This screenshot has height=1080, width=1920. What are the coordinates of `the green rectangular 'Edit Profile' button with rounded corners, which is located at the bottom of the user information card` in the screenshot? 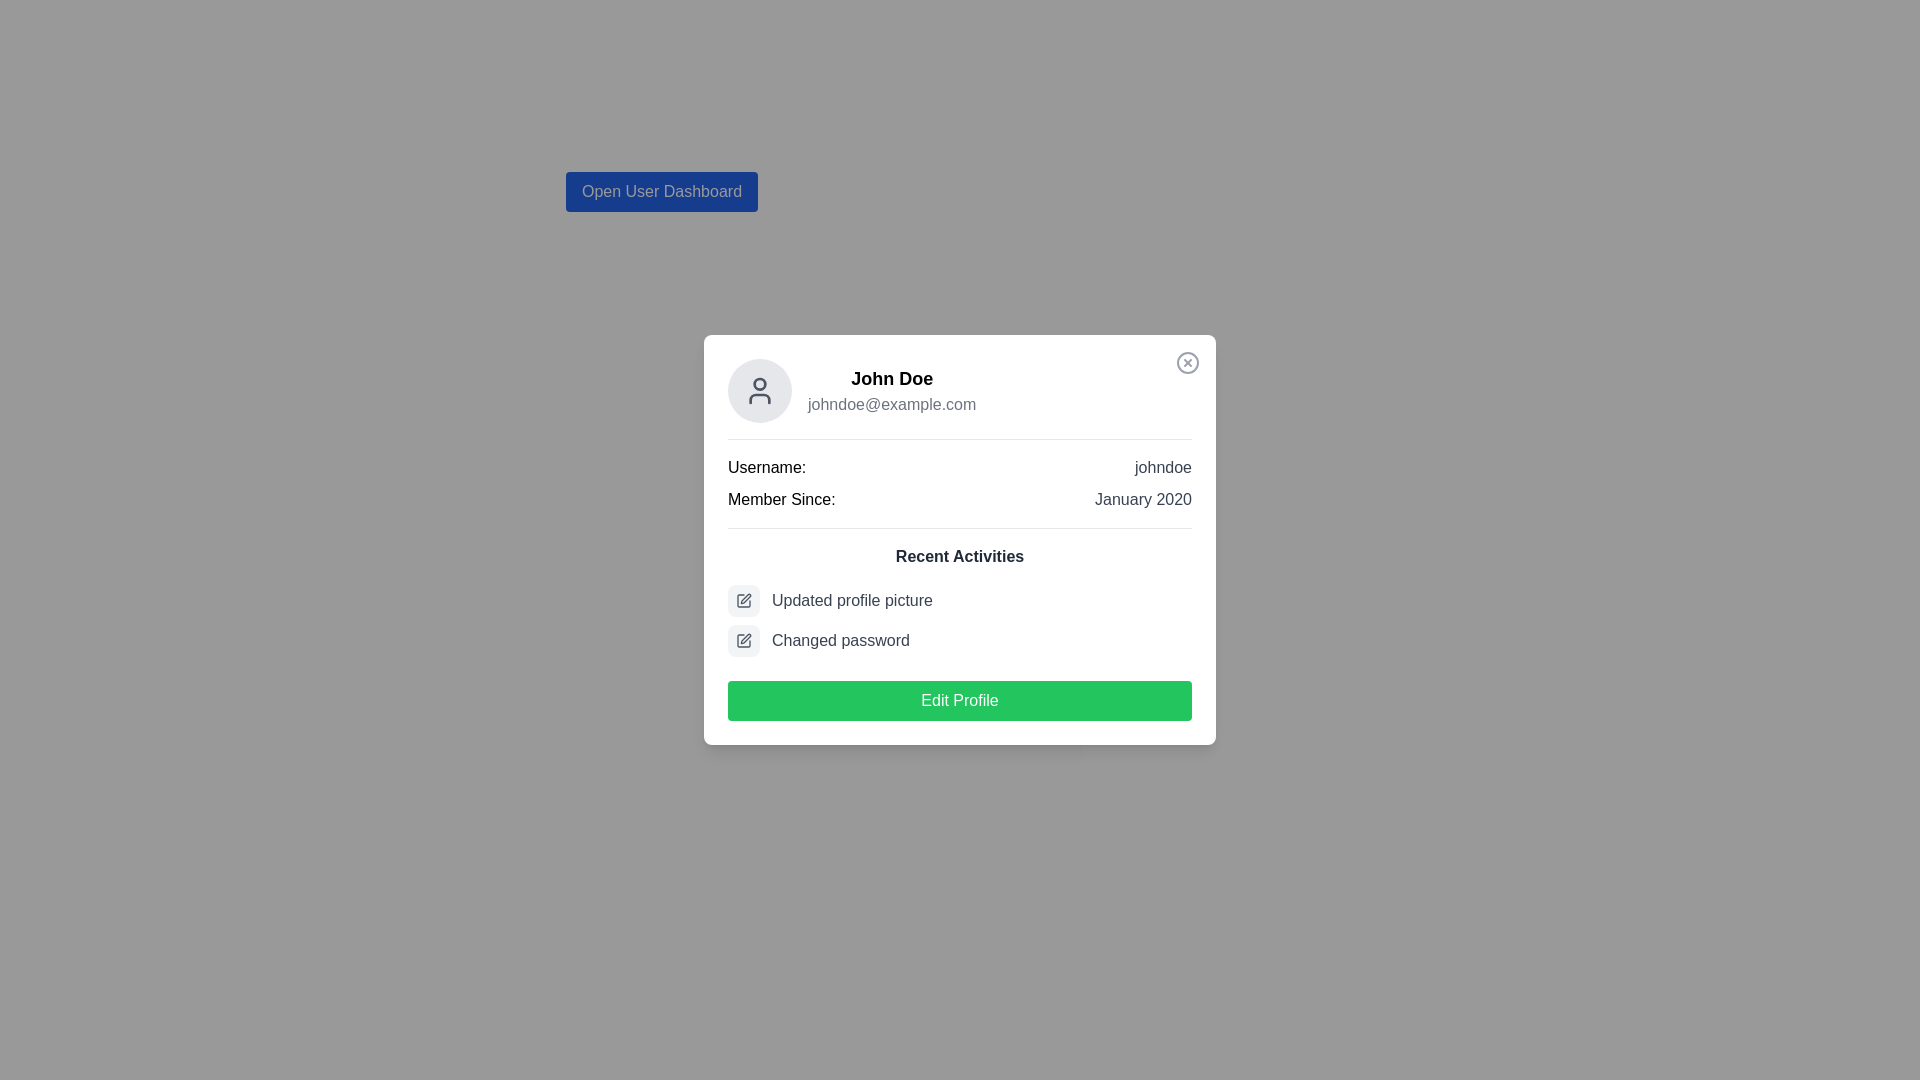 It's located at (960, 700).